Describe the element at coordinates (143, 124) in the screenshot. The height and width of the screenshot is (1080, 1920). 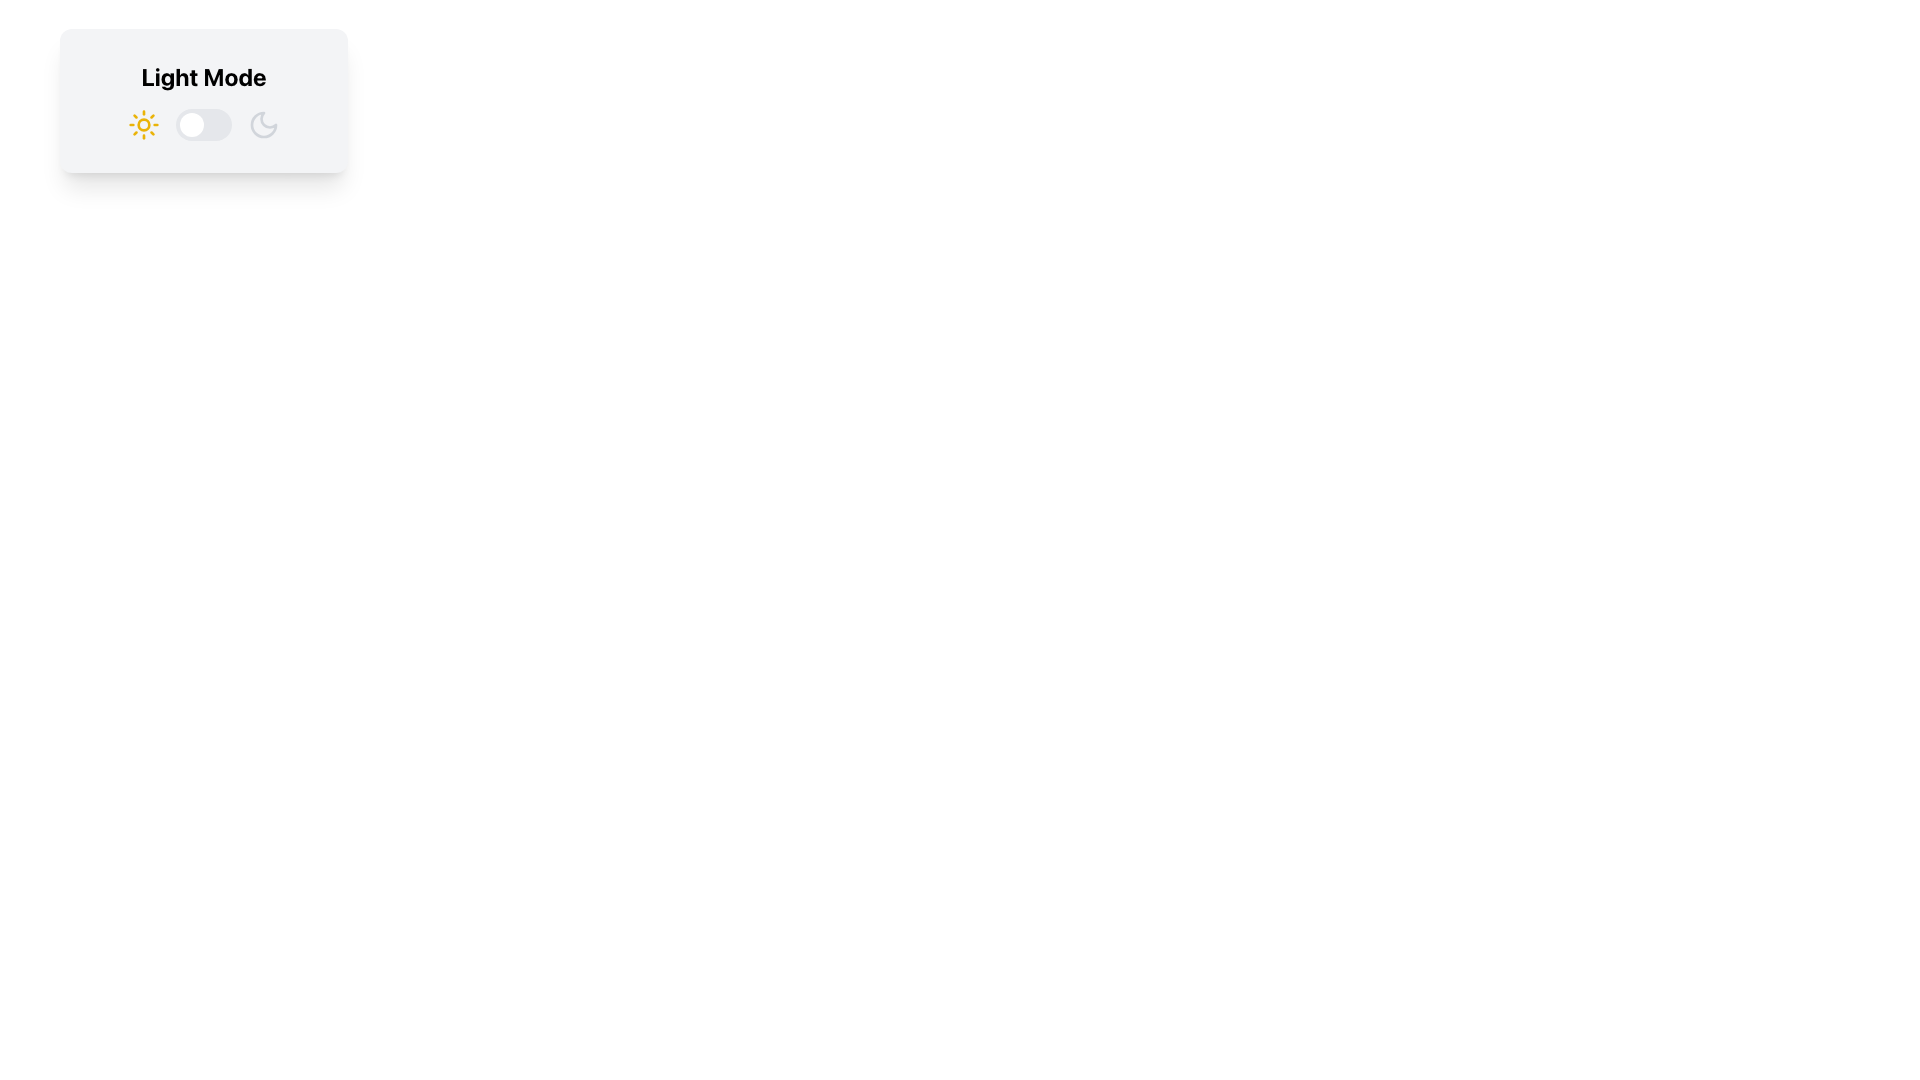
I see `sun icon, which is the leftmost icon in a horizontal arrangement, characterized by its bright yellow color and simplistic circular design, to gather details about its functionality` at that location.